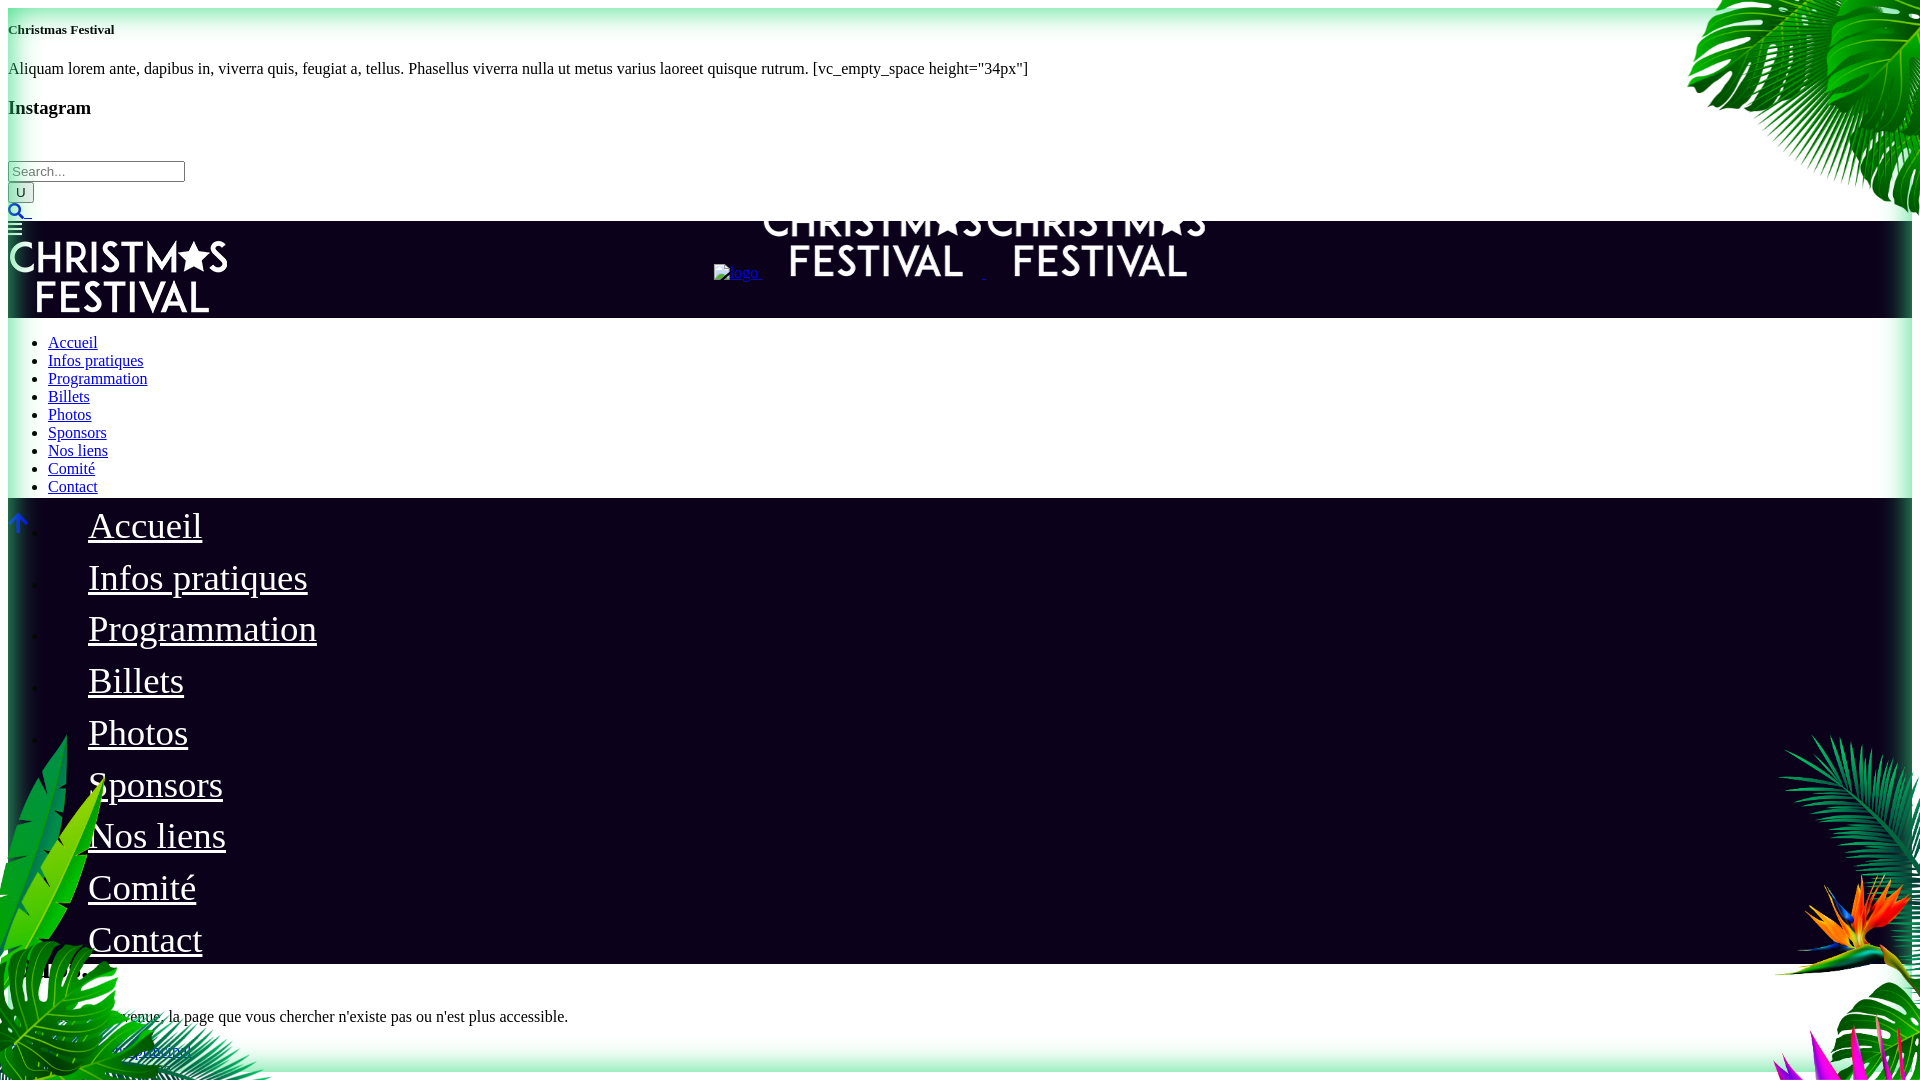  Describe the element at coordinates (68, 396) in the screenshot. I see `'Billets'` at that location.